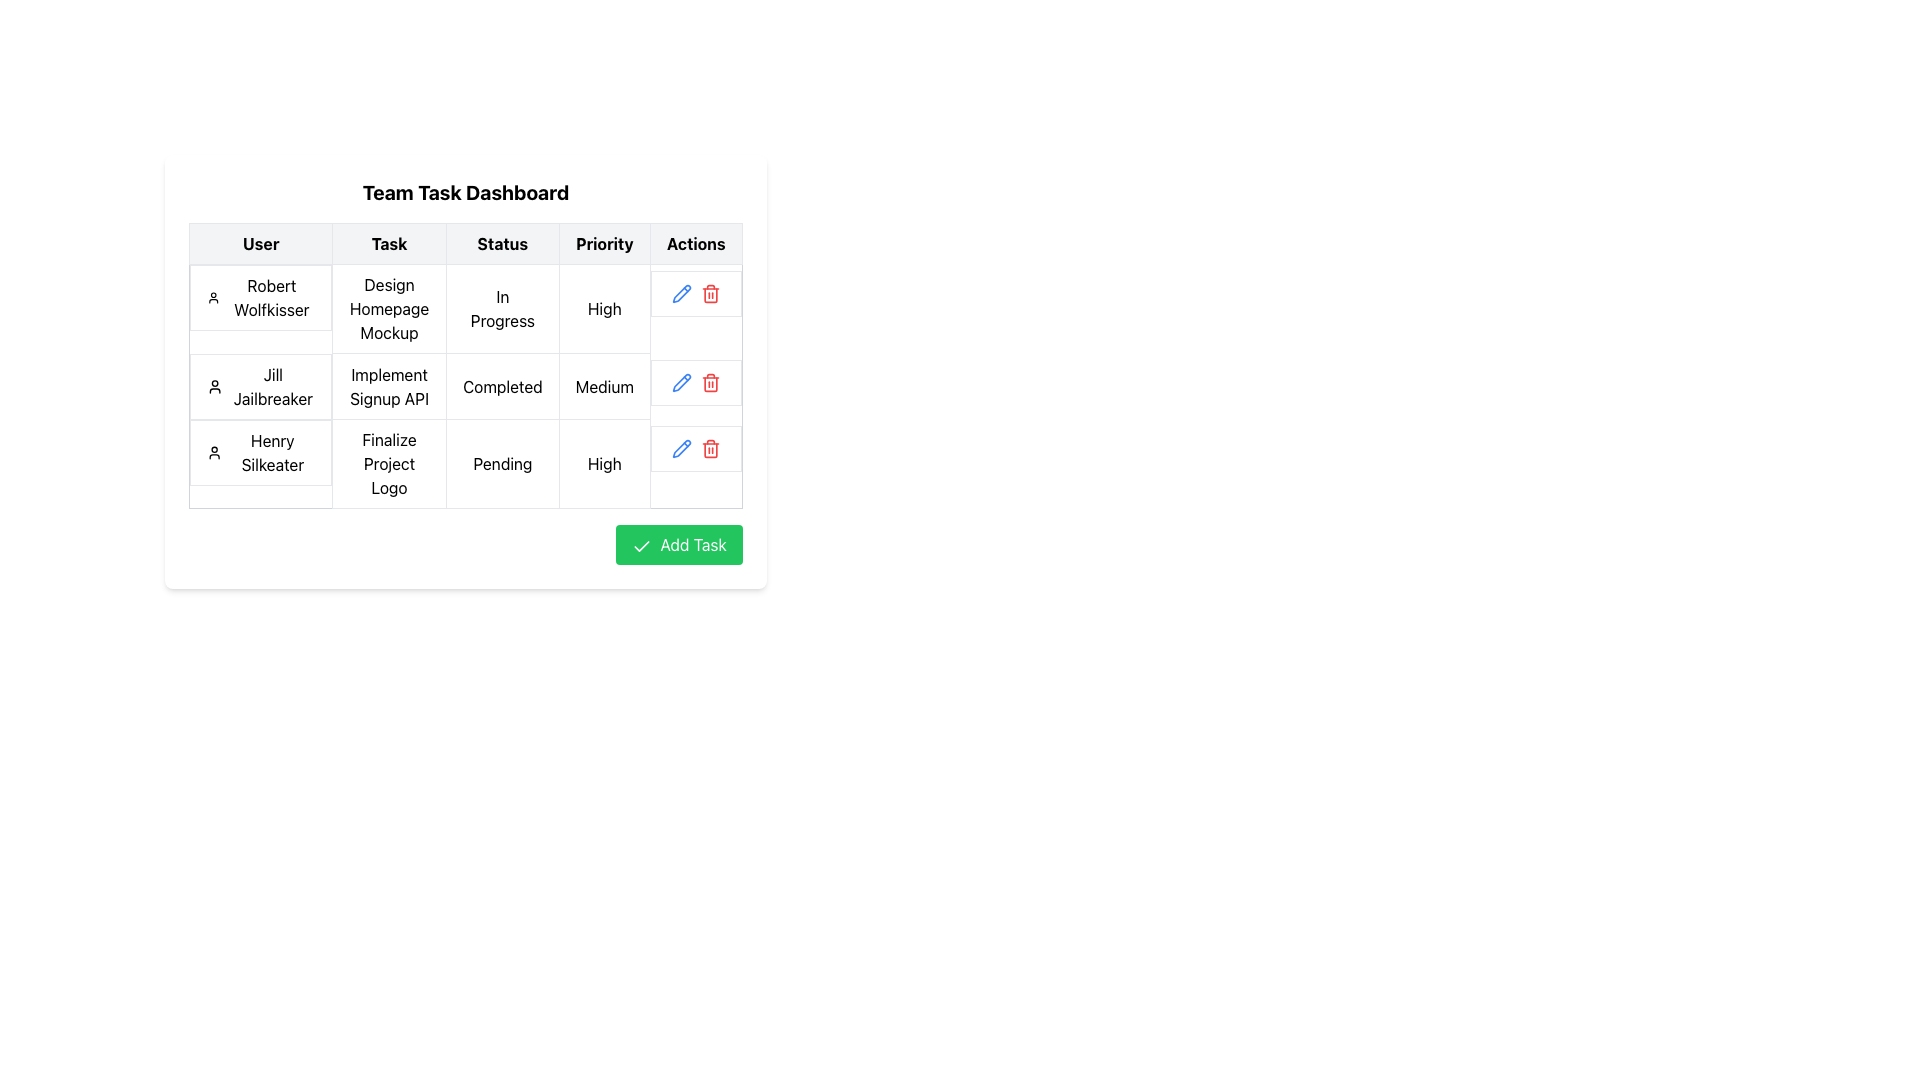 The height and width of the screenshot is (1080, 1920). I want to click on the 'Status' text label in bold font located in the third cell of the table header row, which has a light gray background and is positioned between the 'Task' and 'Priority' columns, so click(502, 242).